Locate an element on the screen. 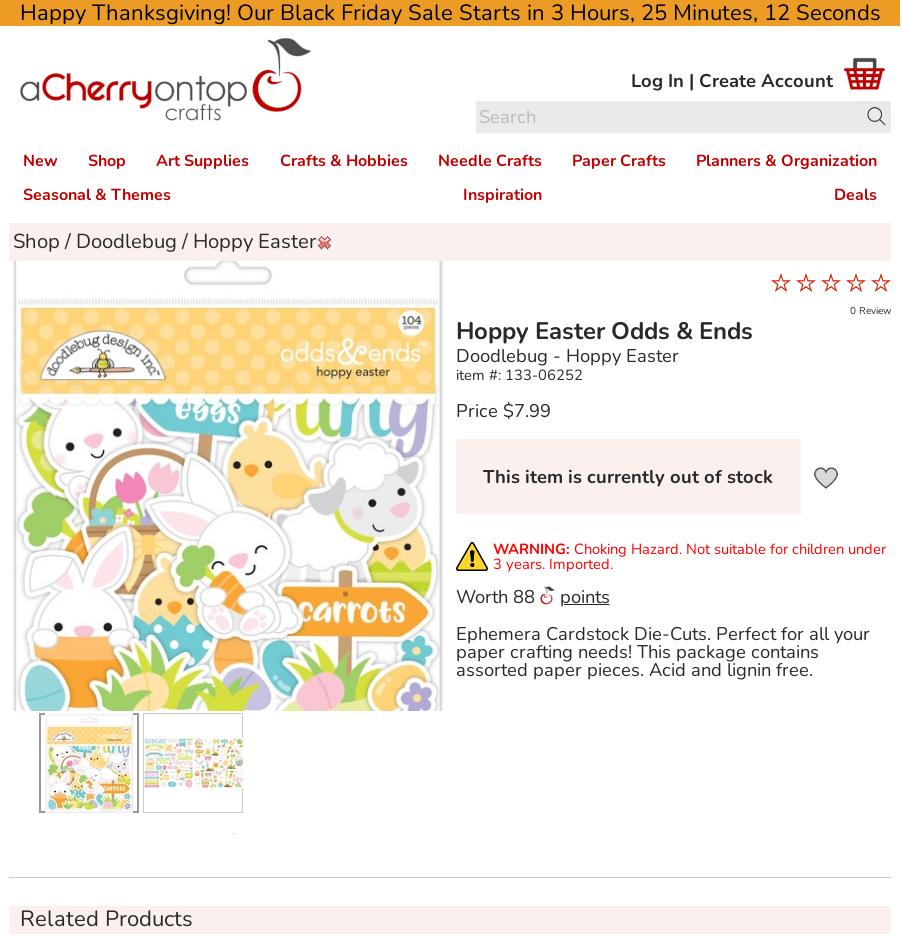 This screenshot has width=902, height=943. 'Create Account' is located at coordinates (698, 78).